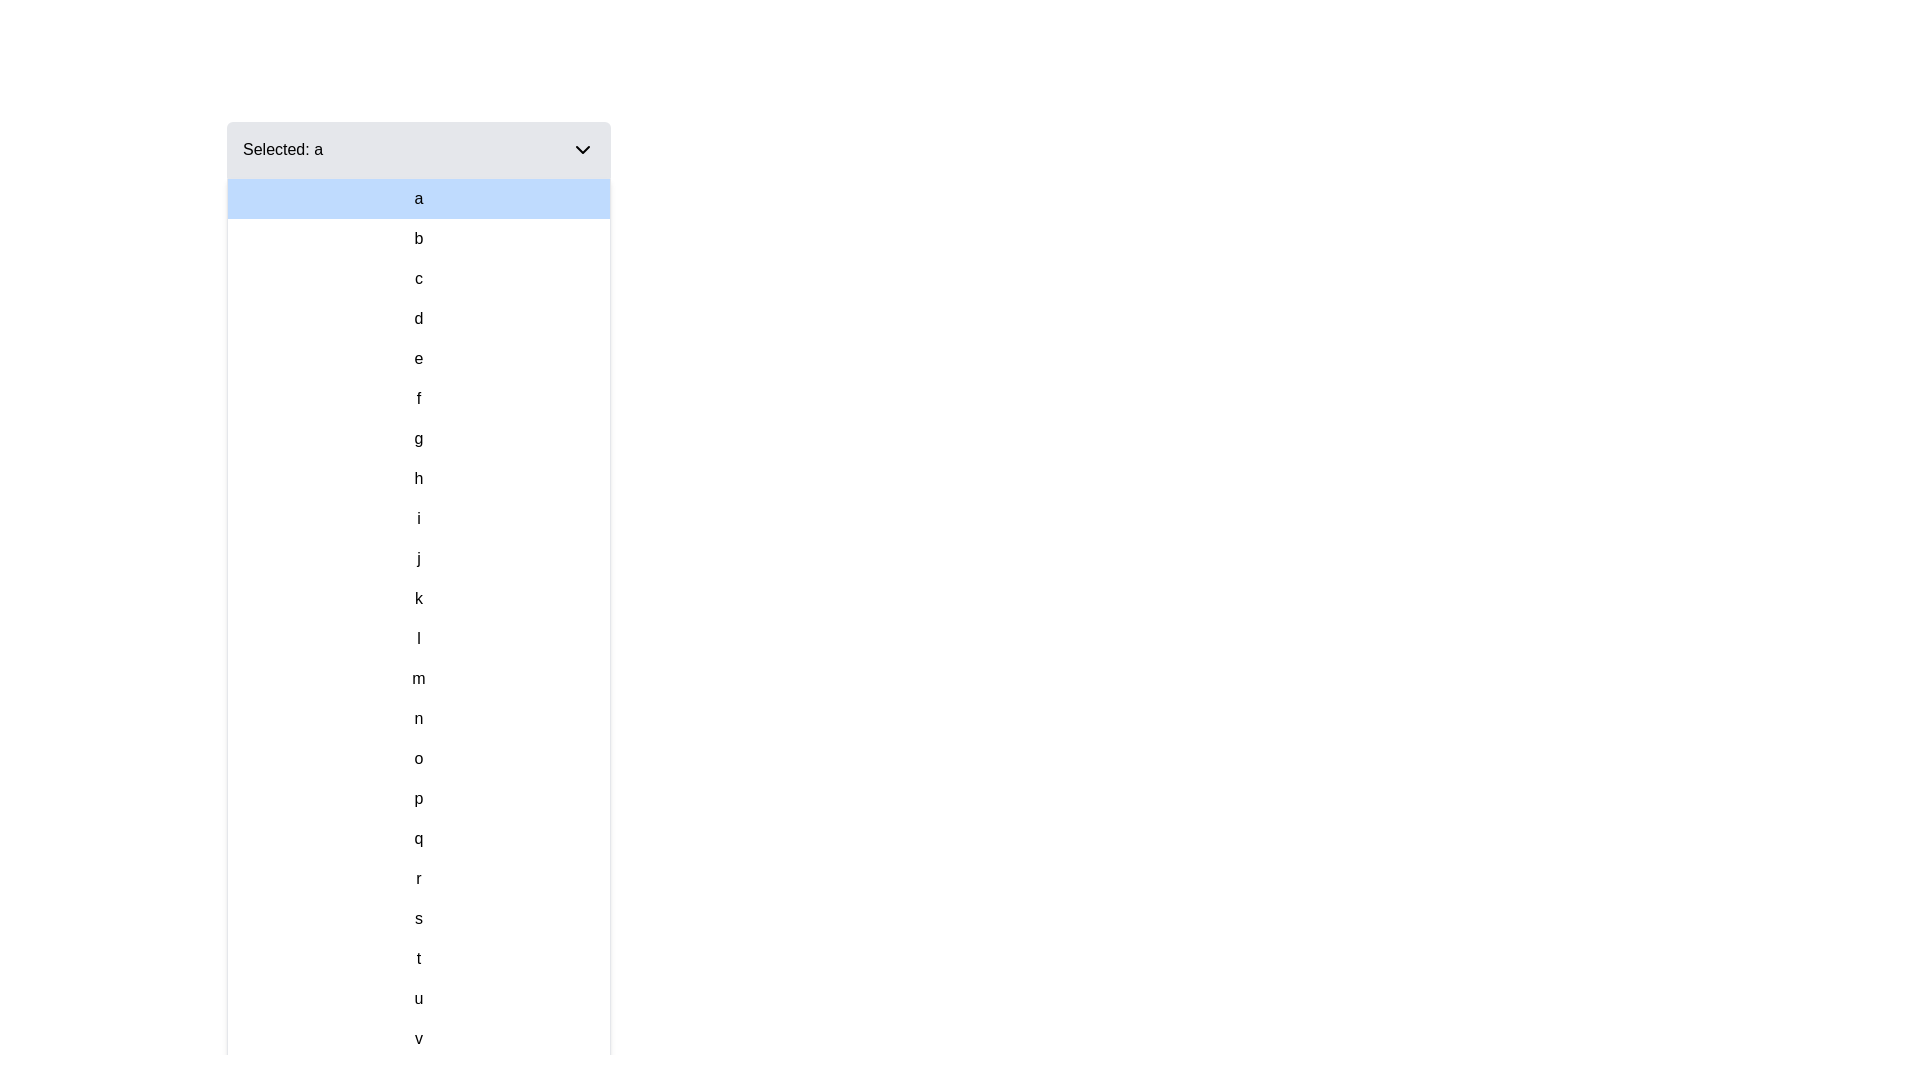 This screenshot has width=1920, height=1080. Describe the element at coordinates (417, 438) in the screenshot. I see `the single list item displaying the letter 'g'` at that location.